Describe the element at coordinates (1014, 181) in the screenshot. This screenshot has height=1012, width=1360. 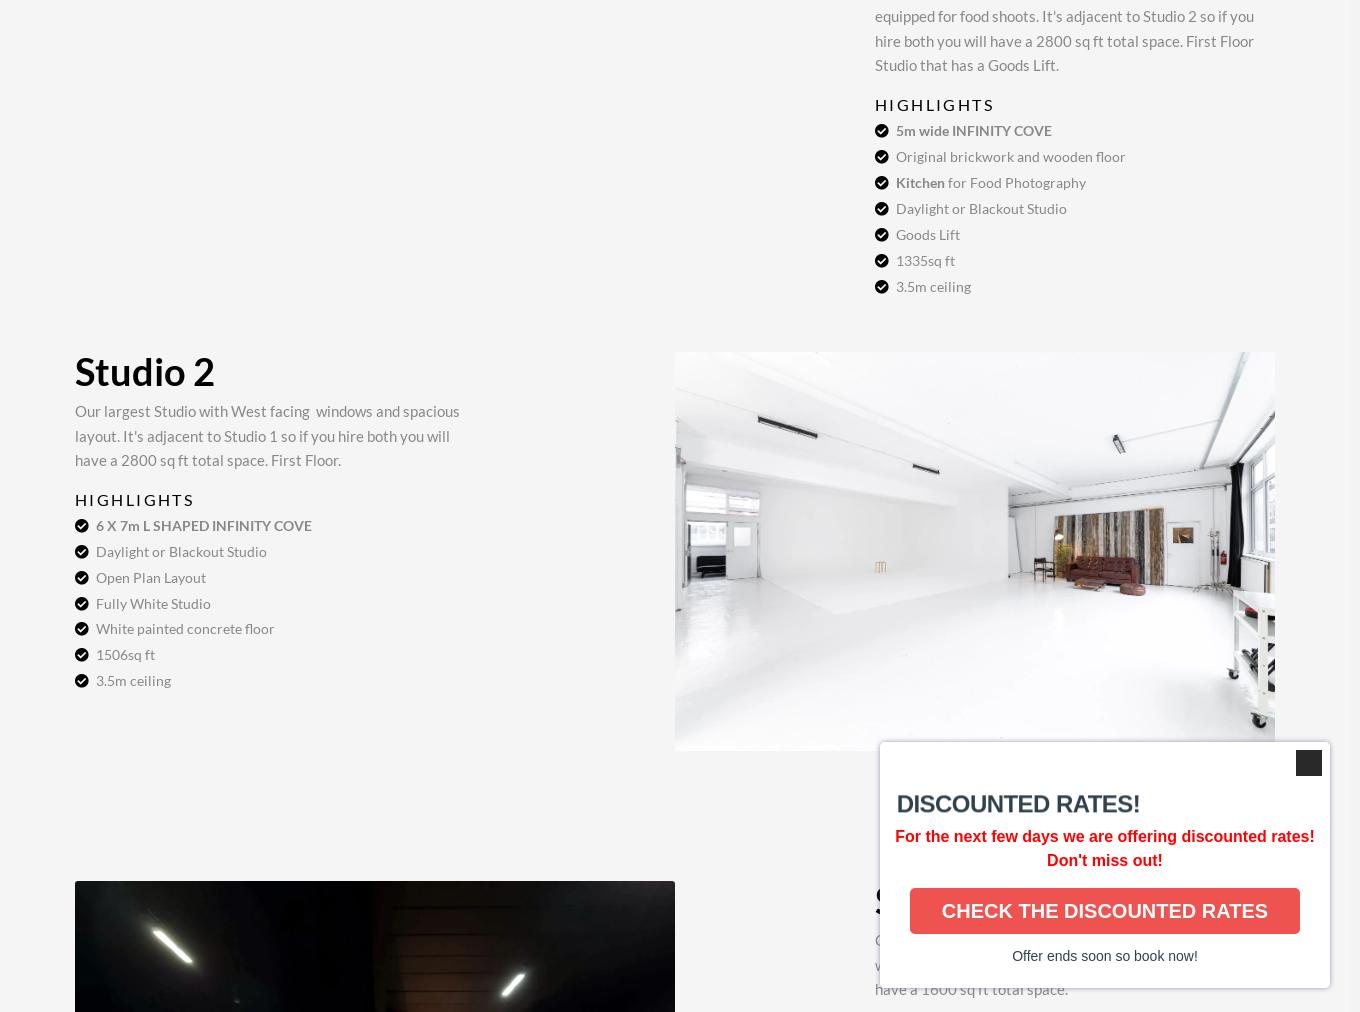
I see `'for Food Photography'` at that location.